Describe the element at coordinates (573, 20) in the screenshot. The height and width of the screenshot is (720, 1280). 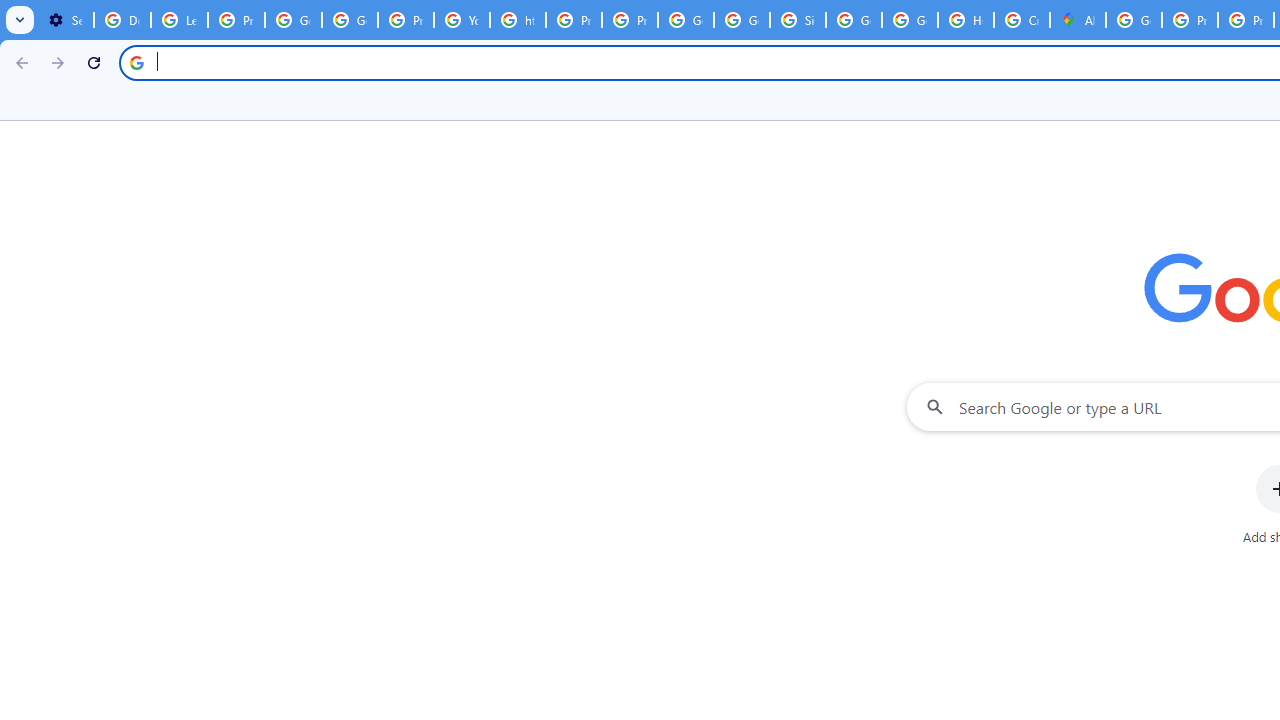
I see `'Privacy Help Center - Policies Help'` at that location.